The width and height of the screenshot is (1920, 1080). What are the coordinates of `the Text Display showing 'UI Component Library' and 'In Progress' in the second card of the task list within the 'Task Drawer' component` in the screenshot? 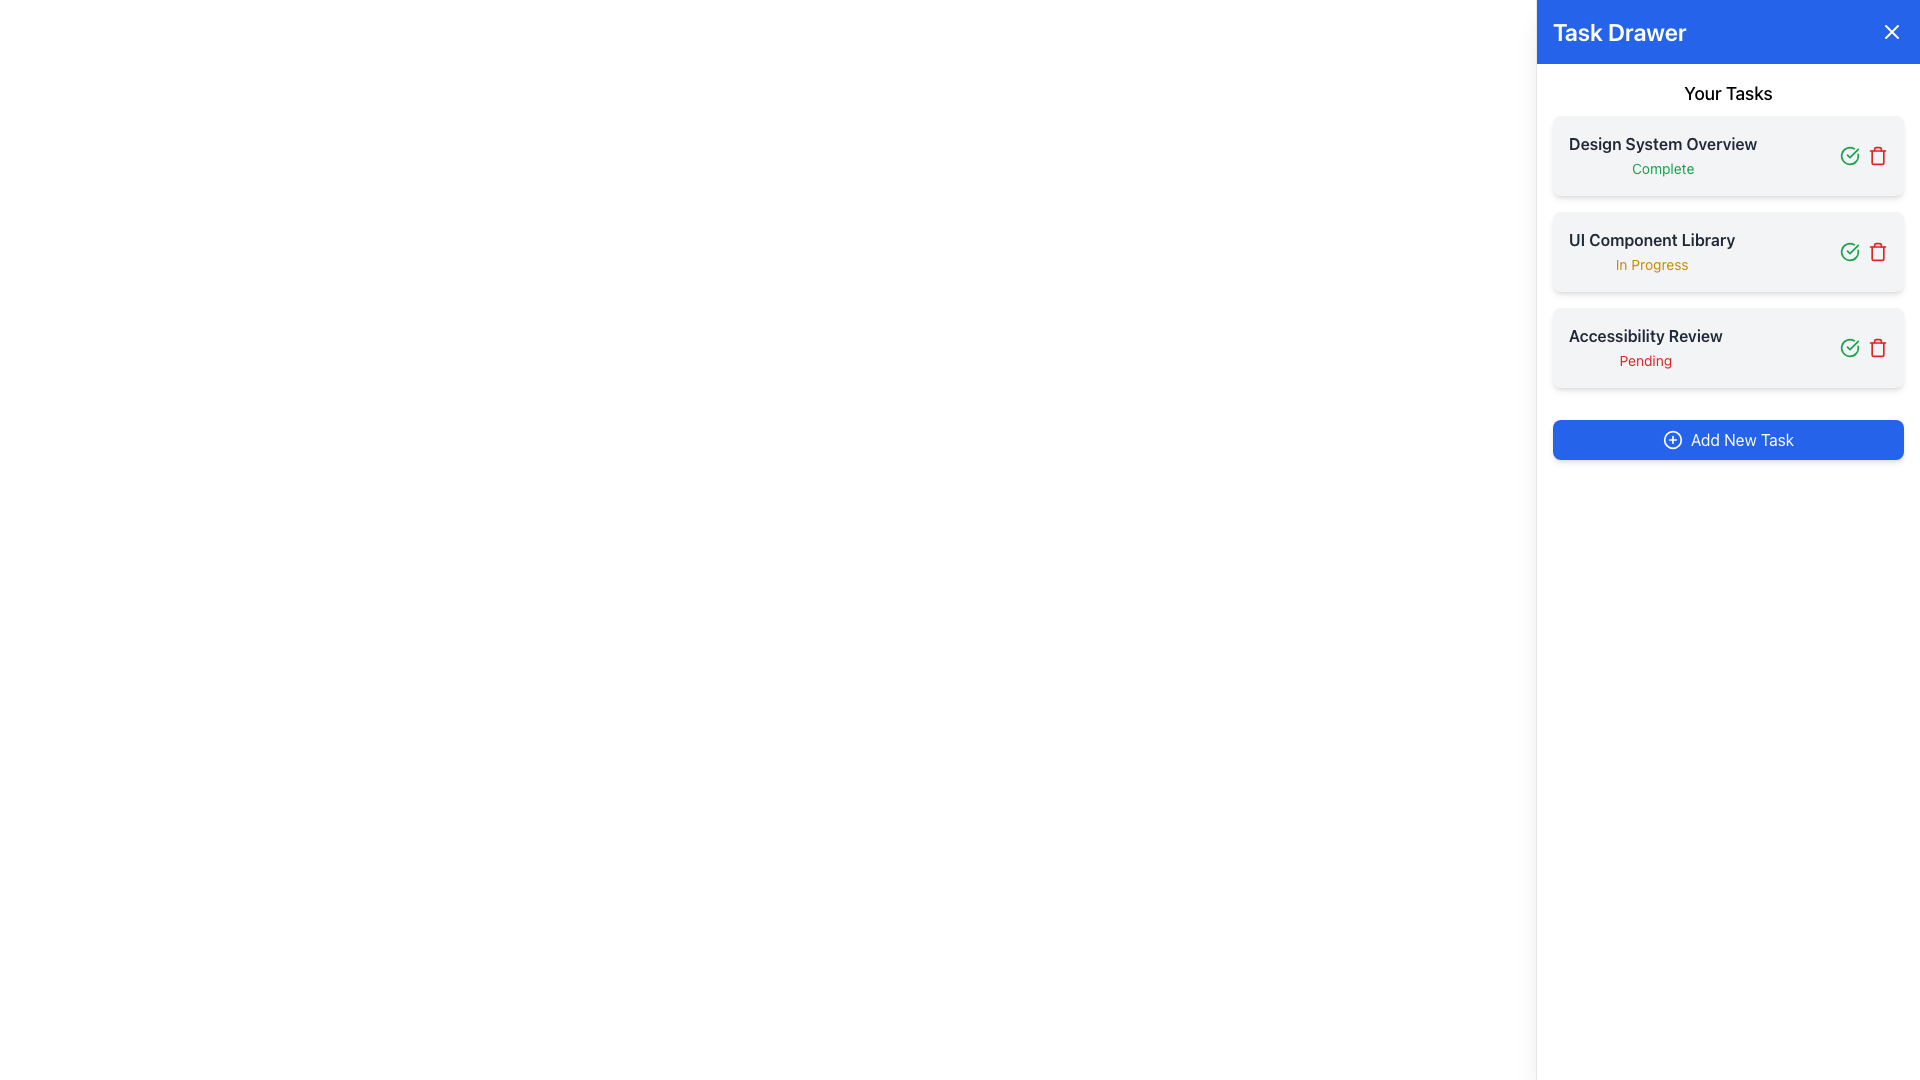 It's located at (1652, 250).